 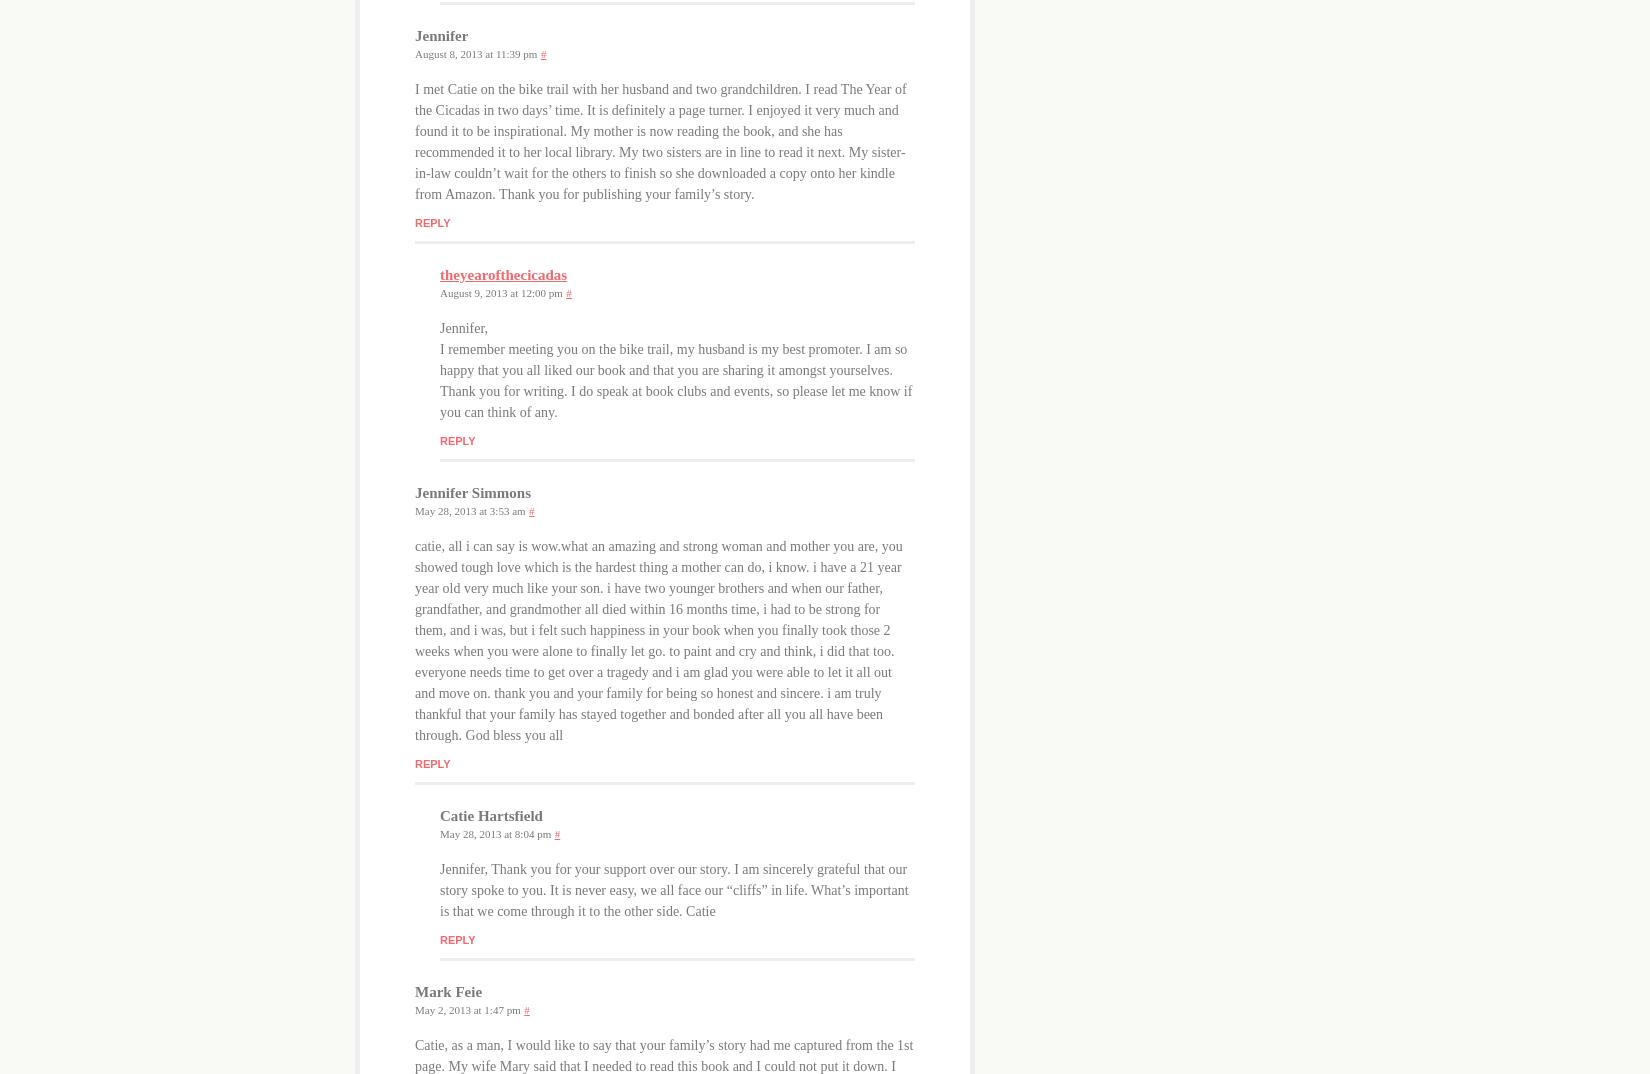 What do you see at coordinates (502, 275) in the screenshot?
I see `'theyearofthecicadas'` at bounding box center [502, 275].